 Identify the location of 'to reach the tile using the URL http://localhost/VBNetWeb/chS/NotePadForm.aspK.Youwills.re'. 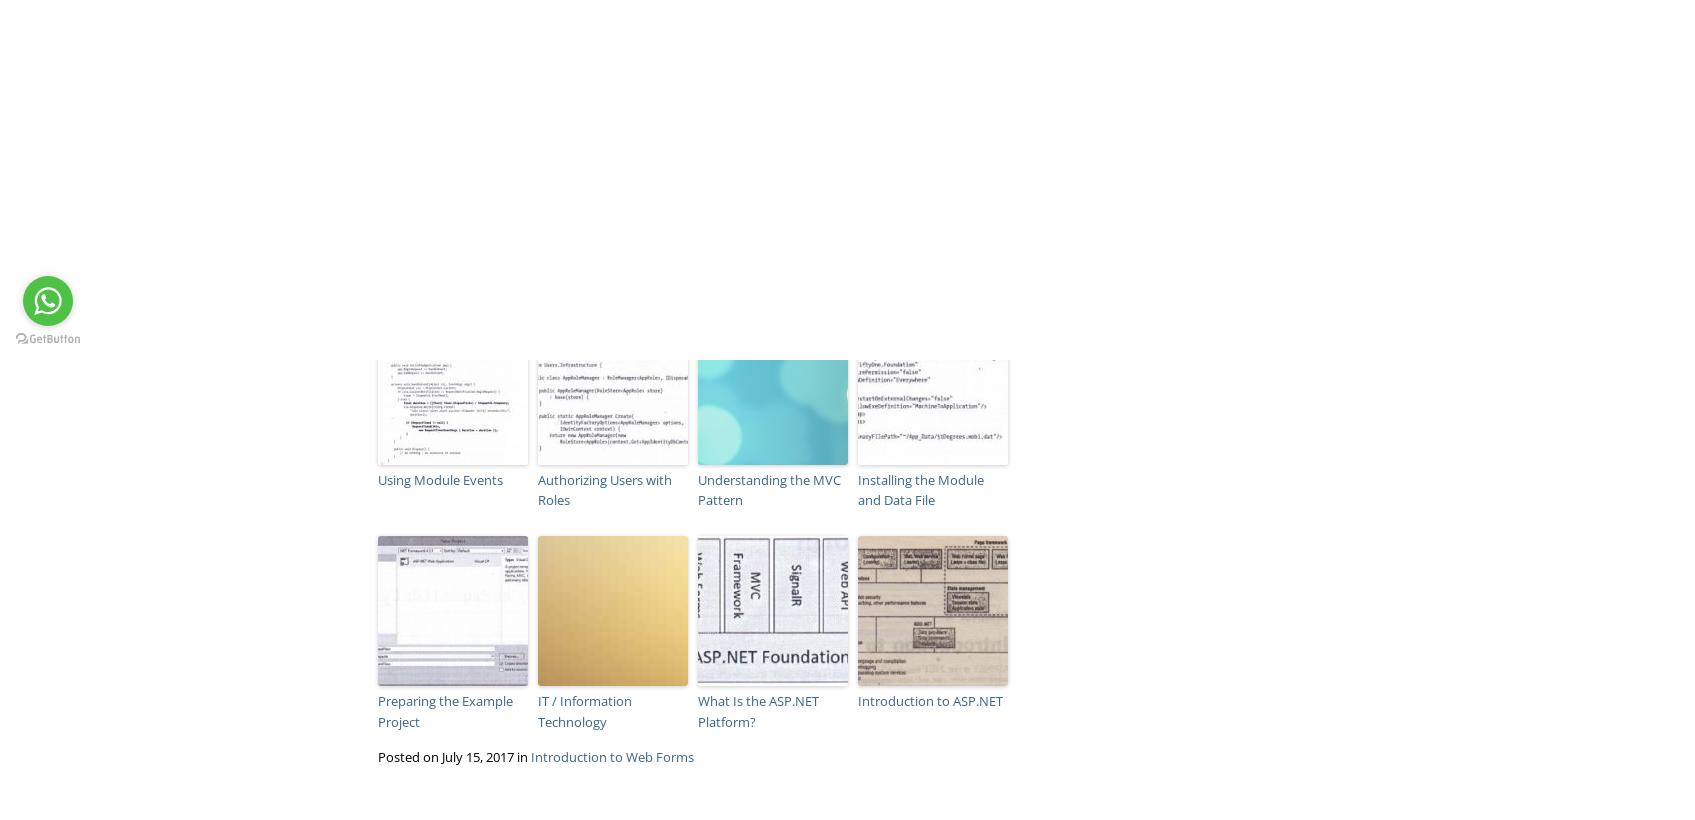
(655, 155).